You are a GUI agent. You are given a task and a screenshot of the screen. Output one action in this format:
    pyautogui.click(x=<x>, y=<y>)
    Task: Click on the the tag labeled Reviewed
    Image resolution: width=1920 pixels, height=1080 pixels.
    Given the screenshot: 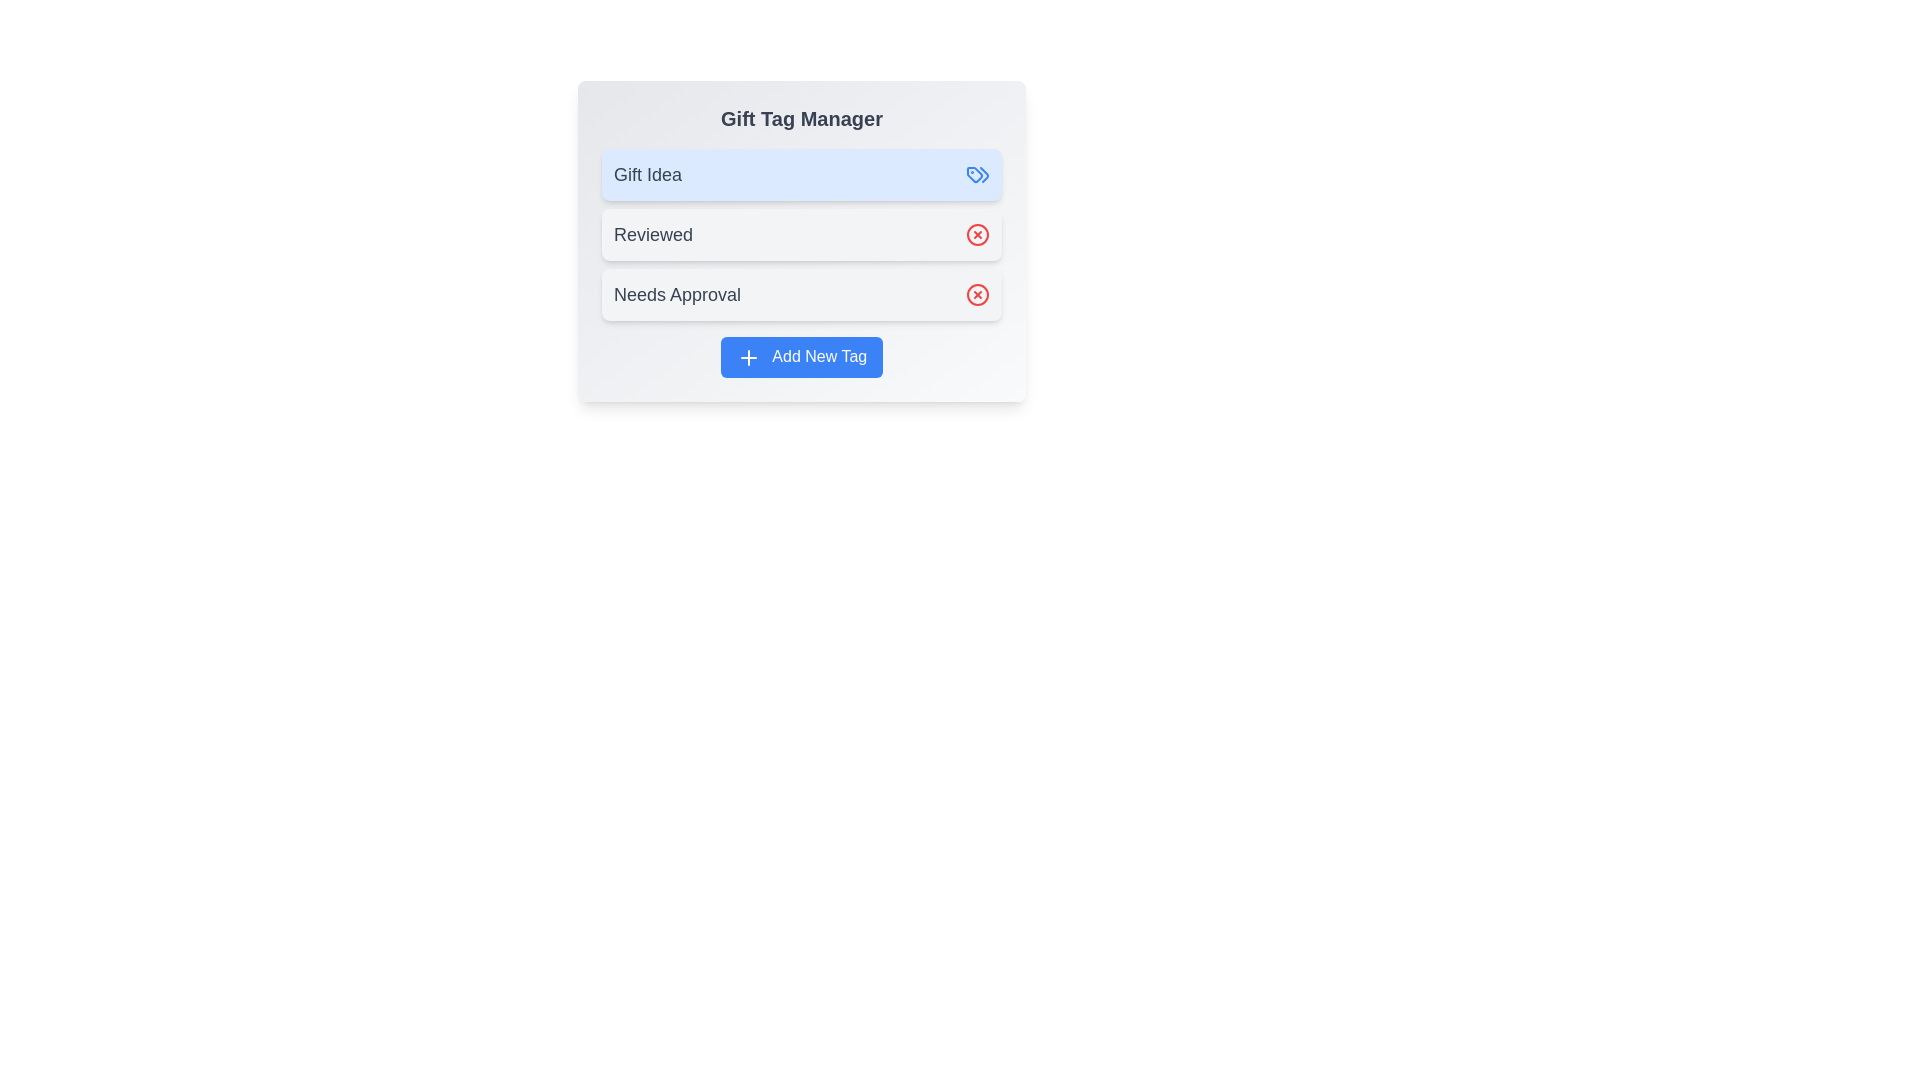 What is the action you would take?
    pyautogui.click(x=801, y=234)
    